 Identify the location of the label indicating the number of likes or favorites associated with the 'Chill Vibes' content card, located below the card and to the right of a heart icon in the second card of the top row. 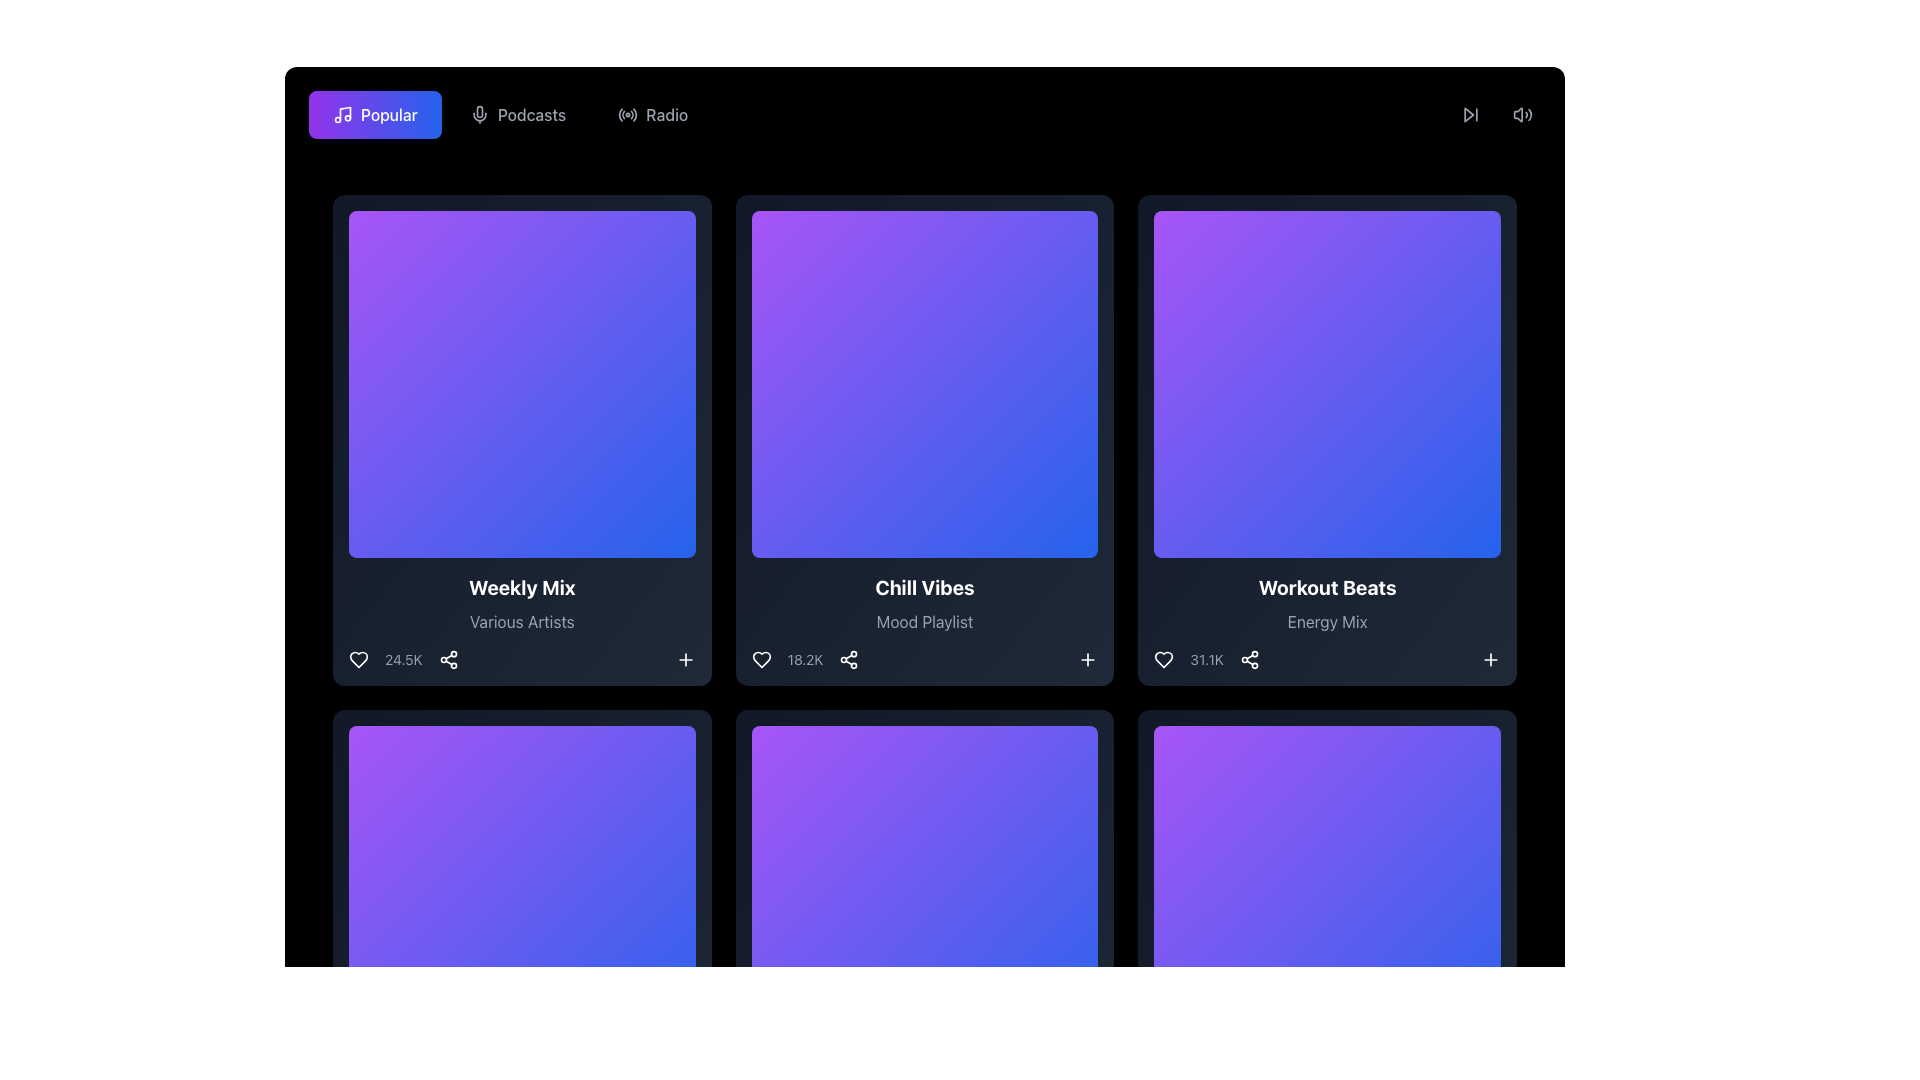
(805, 659).